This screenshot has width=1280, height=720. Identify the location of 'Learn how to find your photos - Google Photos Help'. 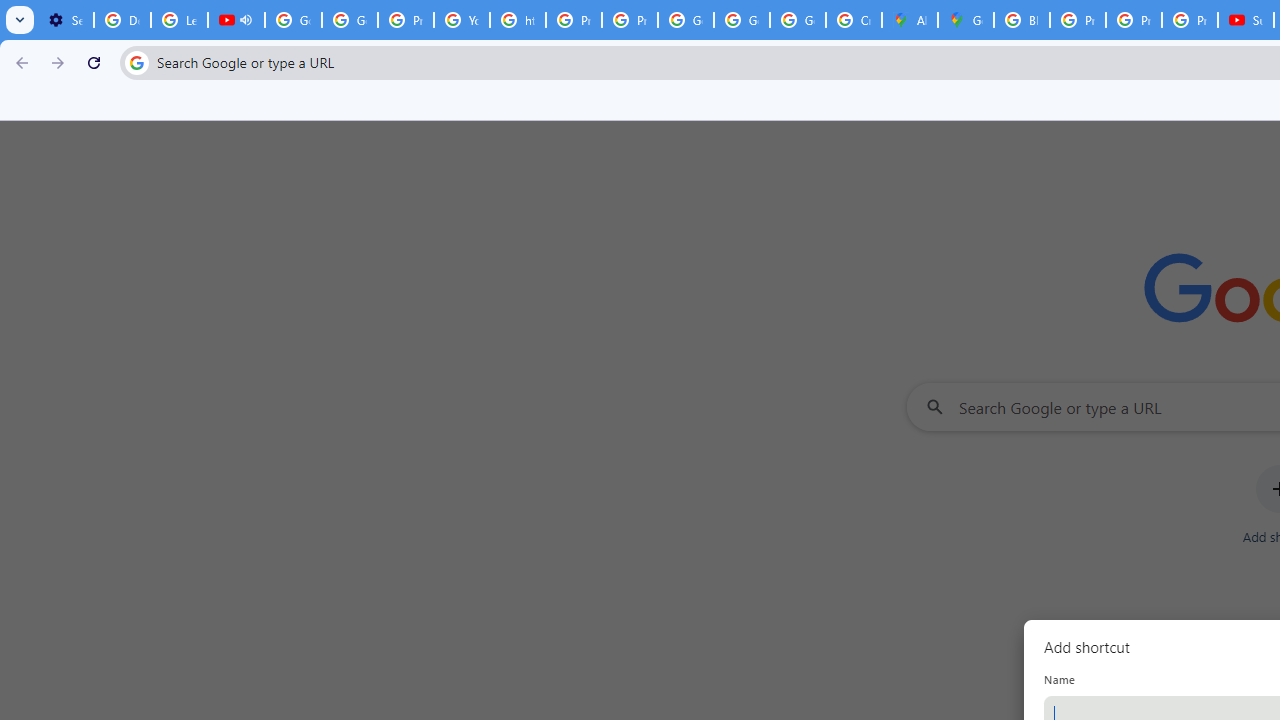
(179, 20).